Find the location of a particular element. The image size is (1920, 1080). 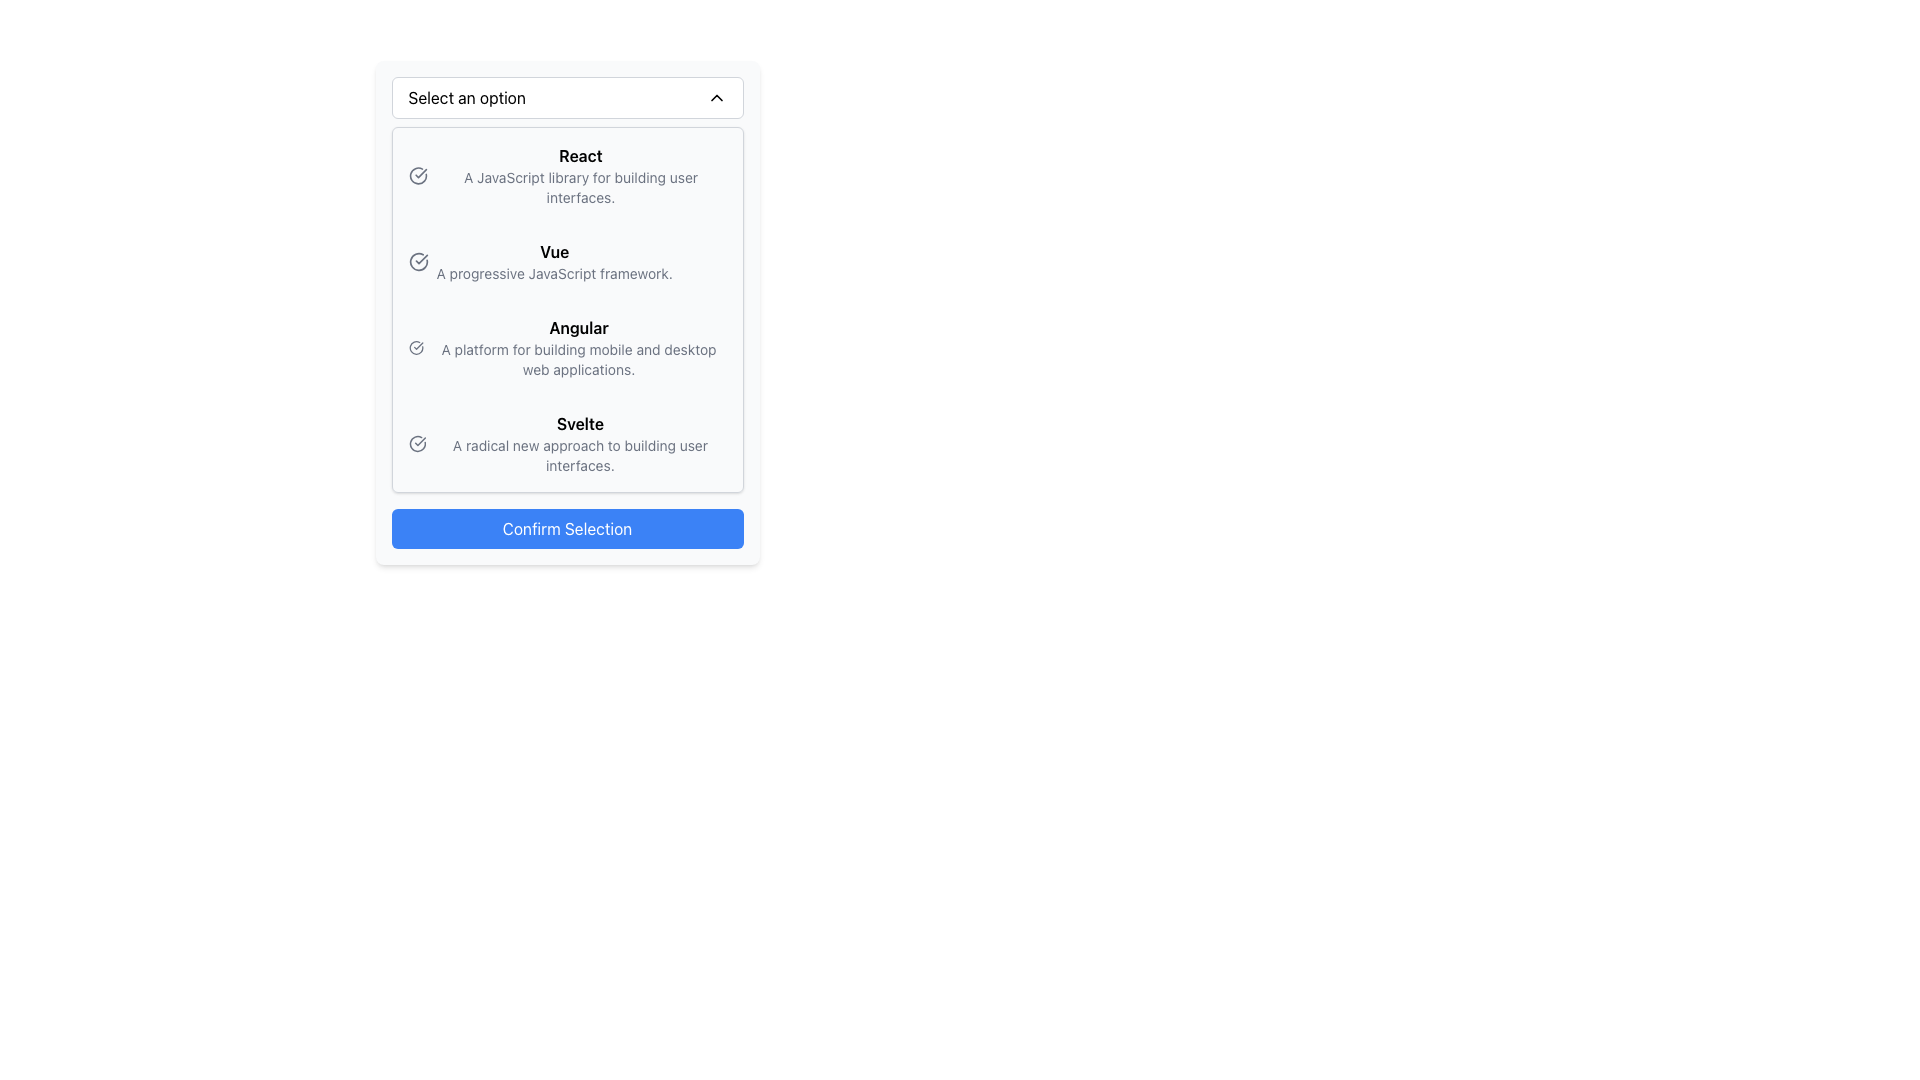

to select the 'Vue' option in the list, which is the second item featuring a check mark icon and a description below it is located at coordinates (566, 261).